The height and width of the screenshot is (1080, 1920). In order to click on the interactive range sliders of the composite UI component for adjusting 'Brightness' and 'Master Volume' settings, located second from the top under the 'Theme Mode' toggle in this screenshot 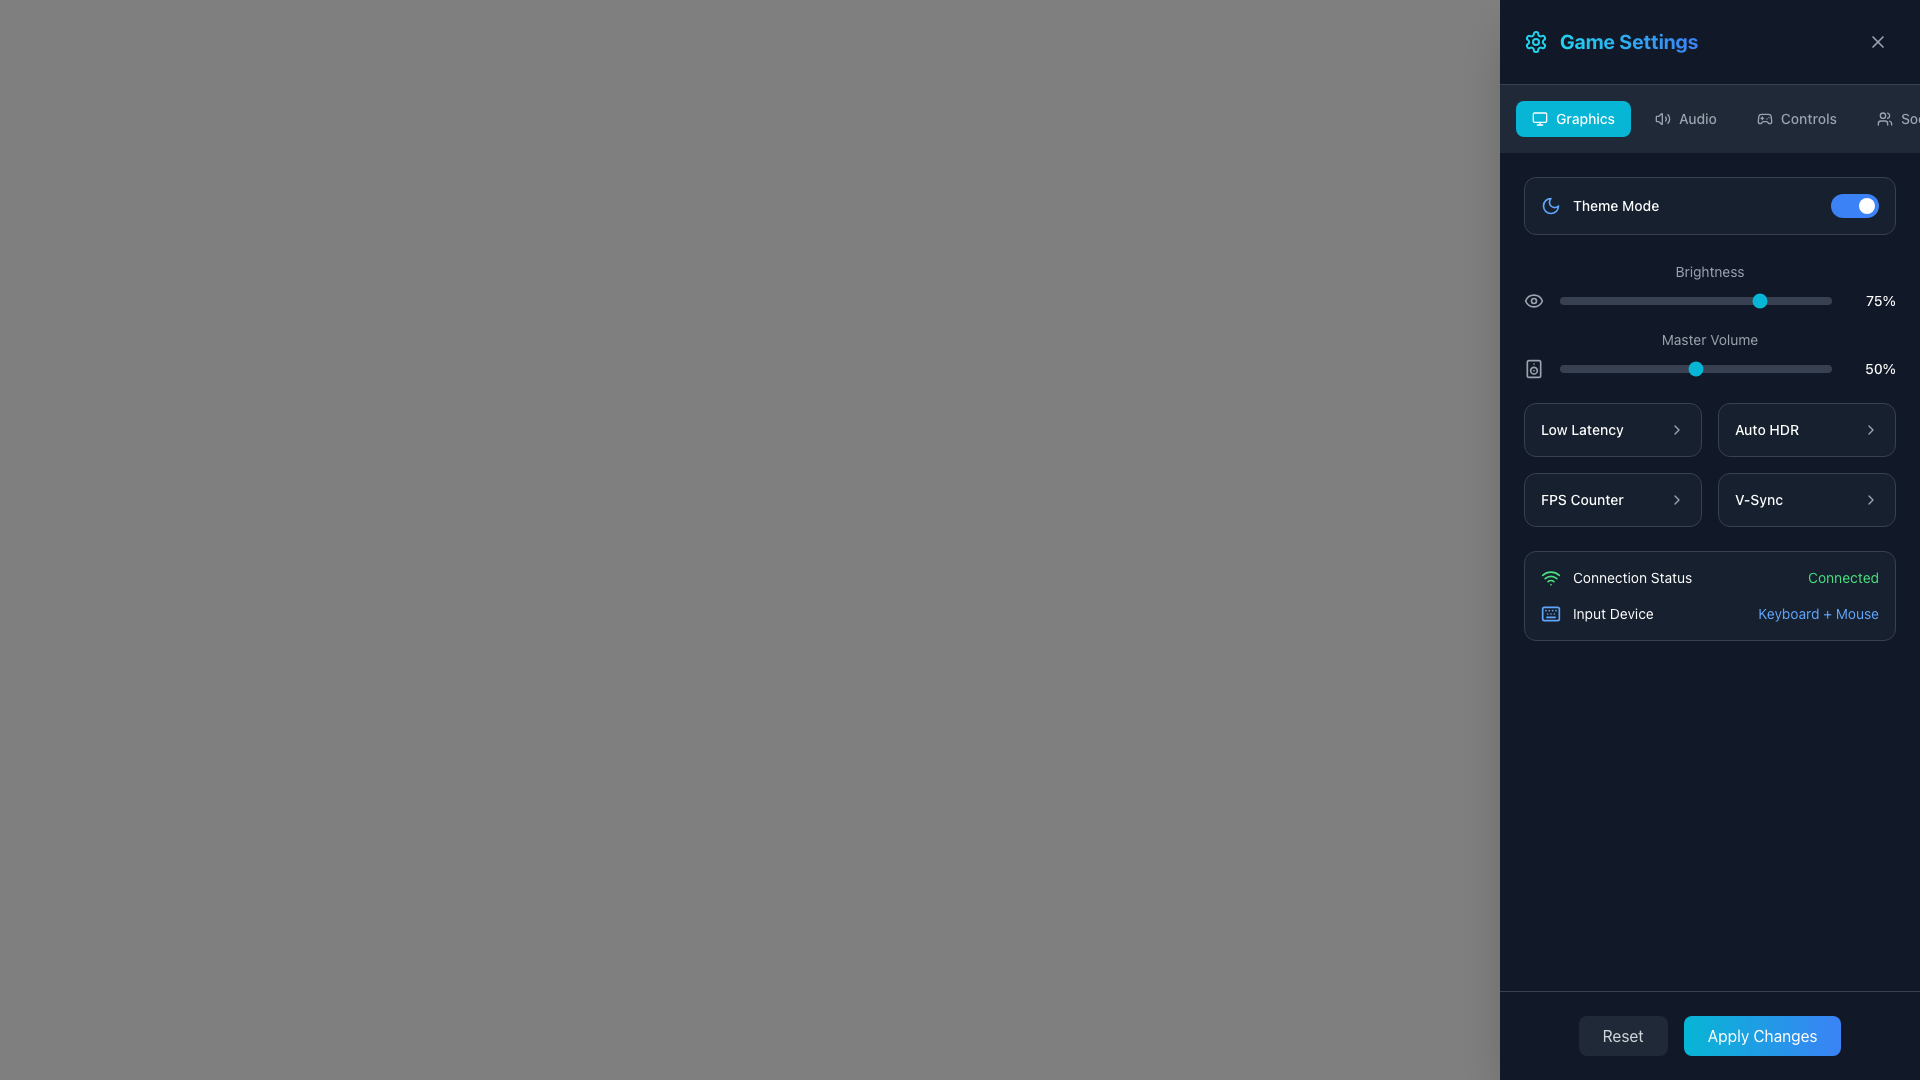, I will do `click(1708, 318)`.